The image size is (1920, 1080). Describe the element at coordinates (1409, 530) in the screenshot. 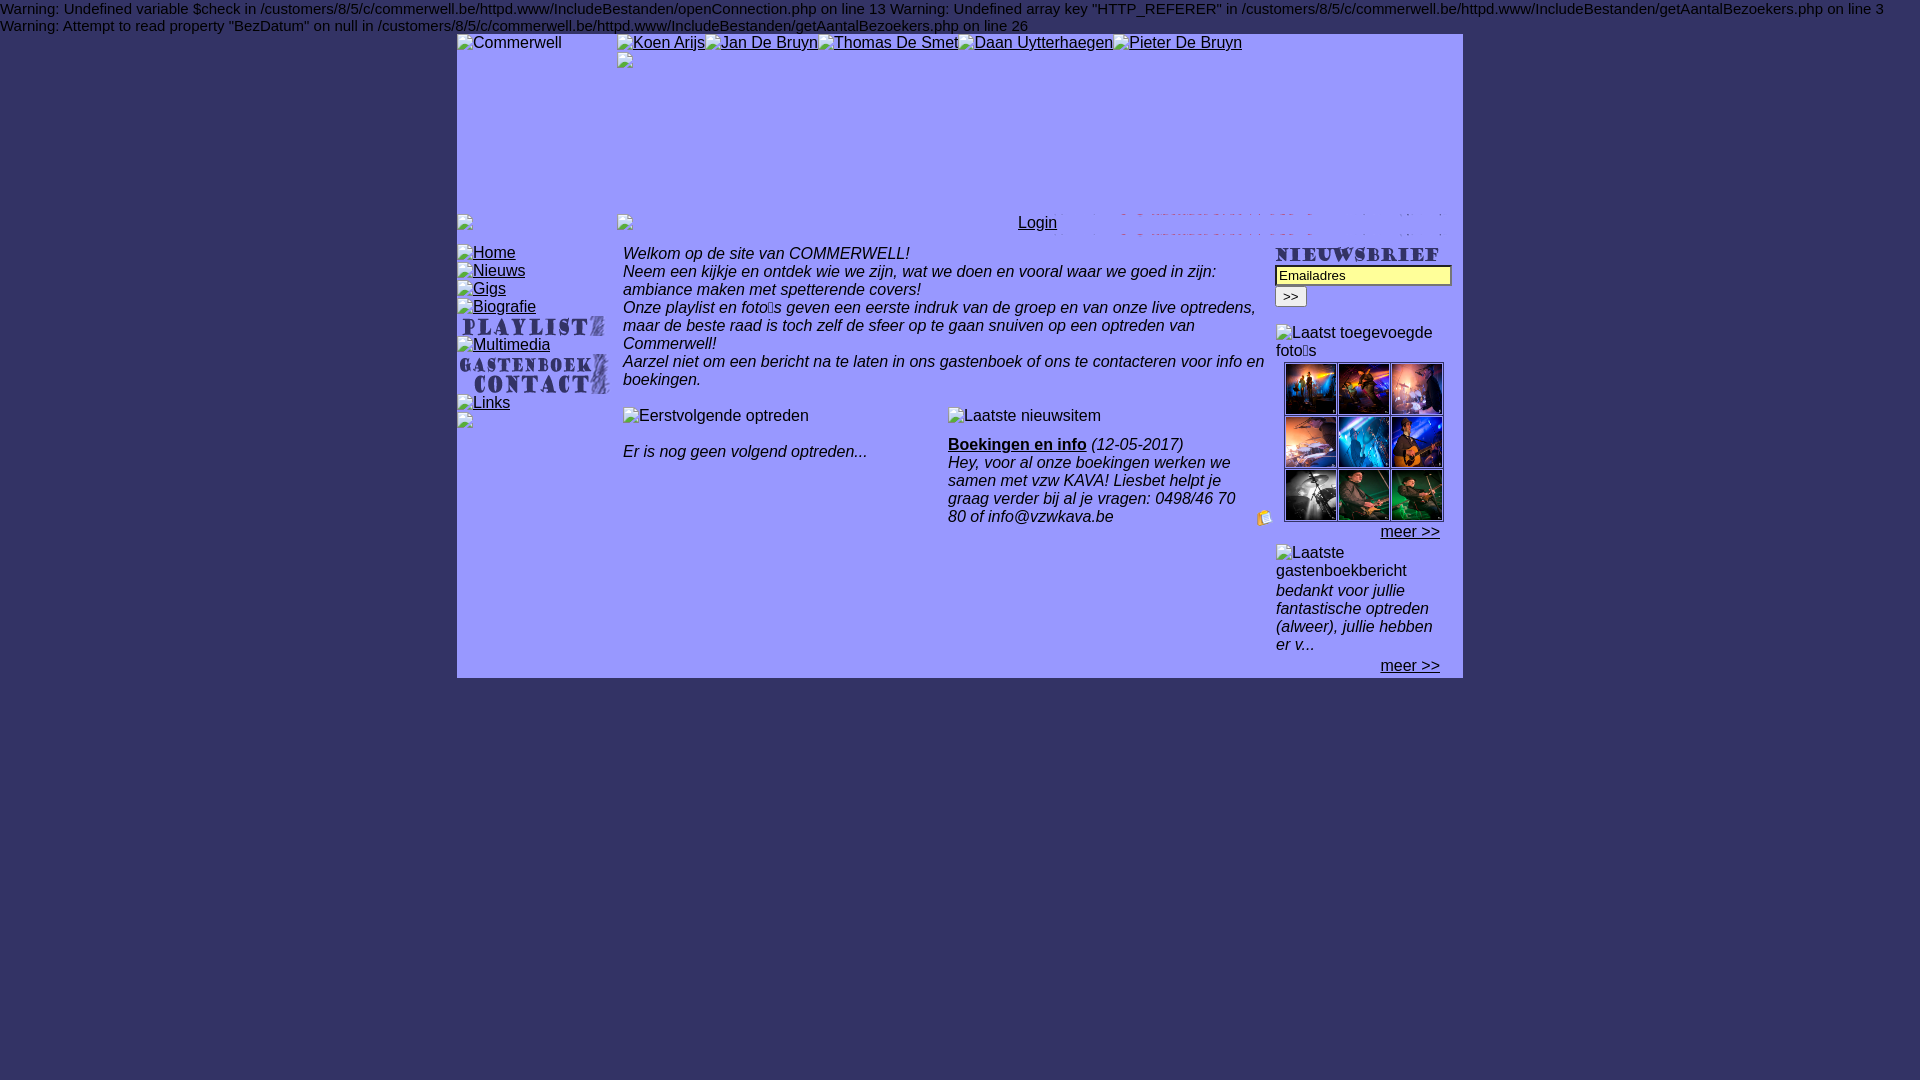

I see `'meer >>'` at that location.